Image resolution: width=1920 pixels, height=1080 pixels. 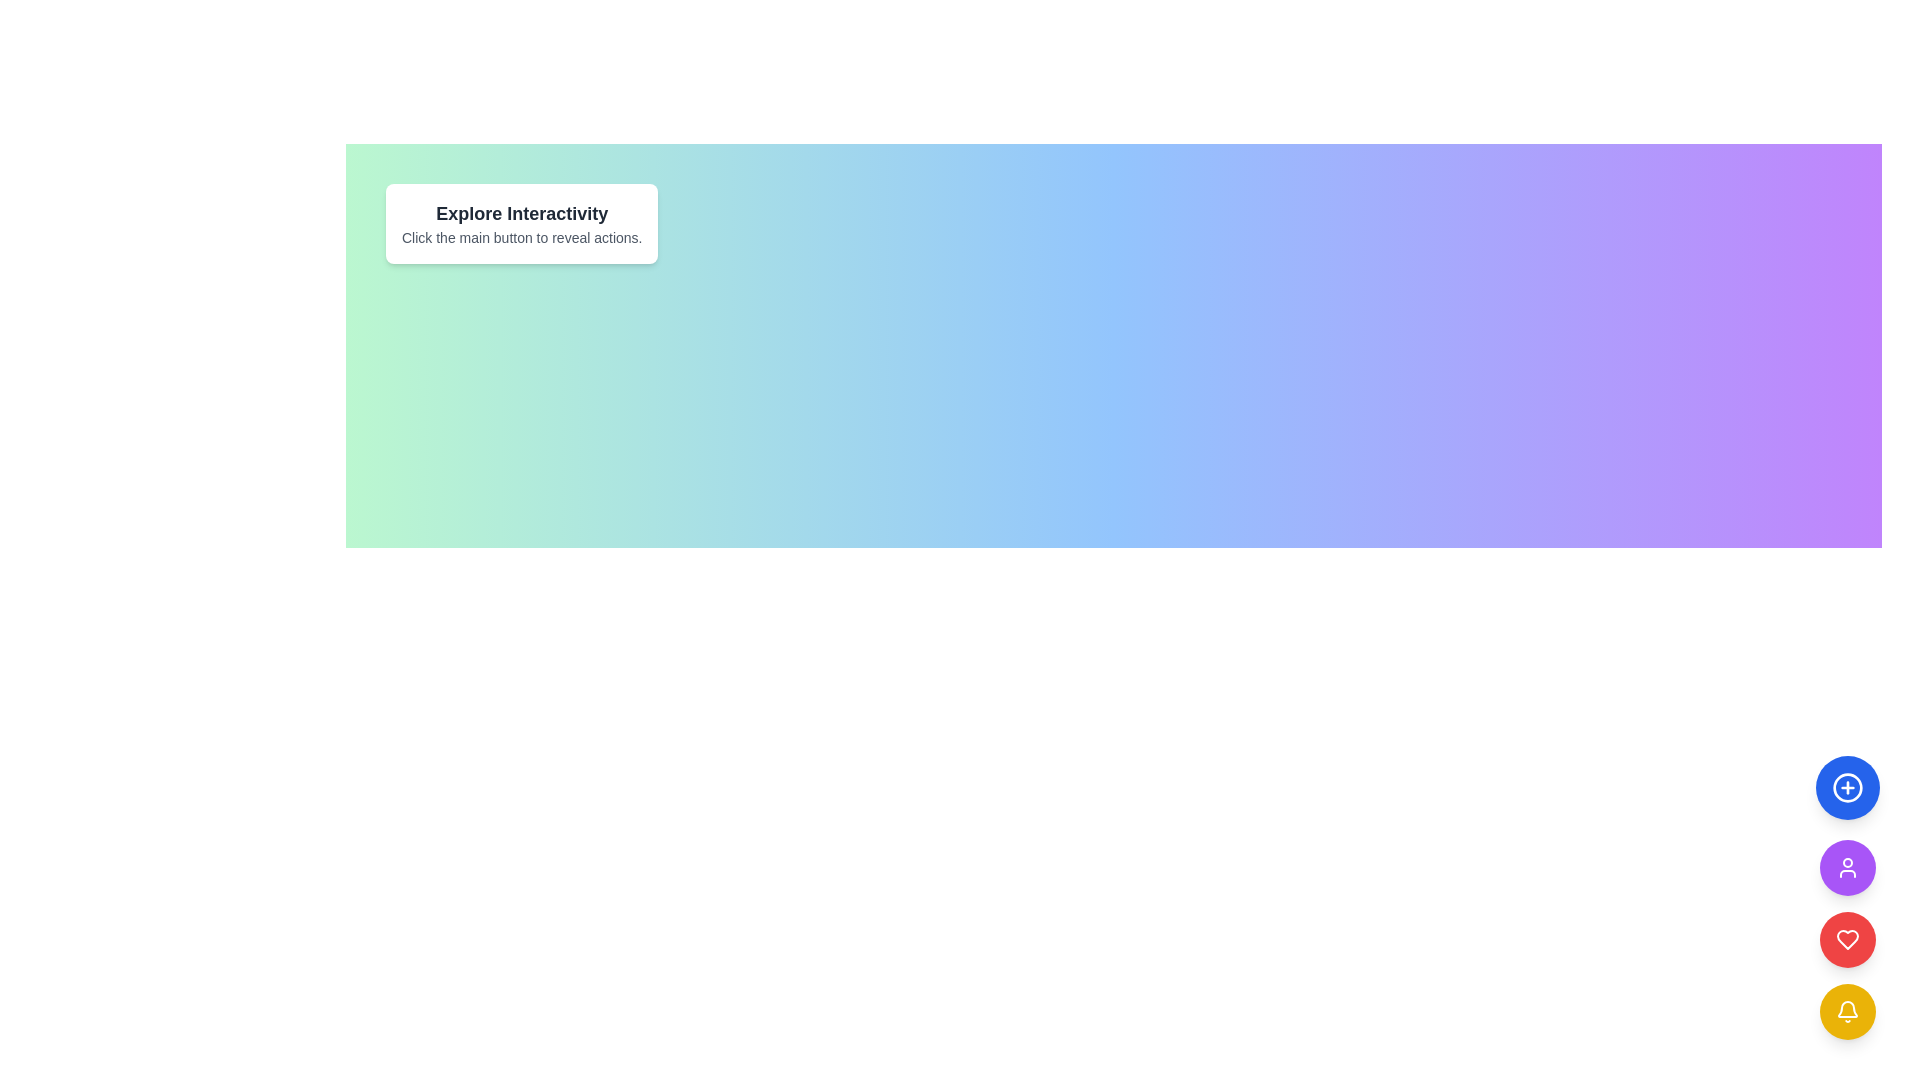 What do you see at coordinates (522, 237) in the screenshot?
I see `the static text label that provides supplementary information instructing users to click a button, located below the header 'Explore Interactivity' in the upper-middle section of the interface` at bounding box center [522, 237].